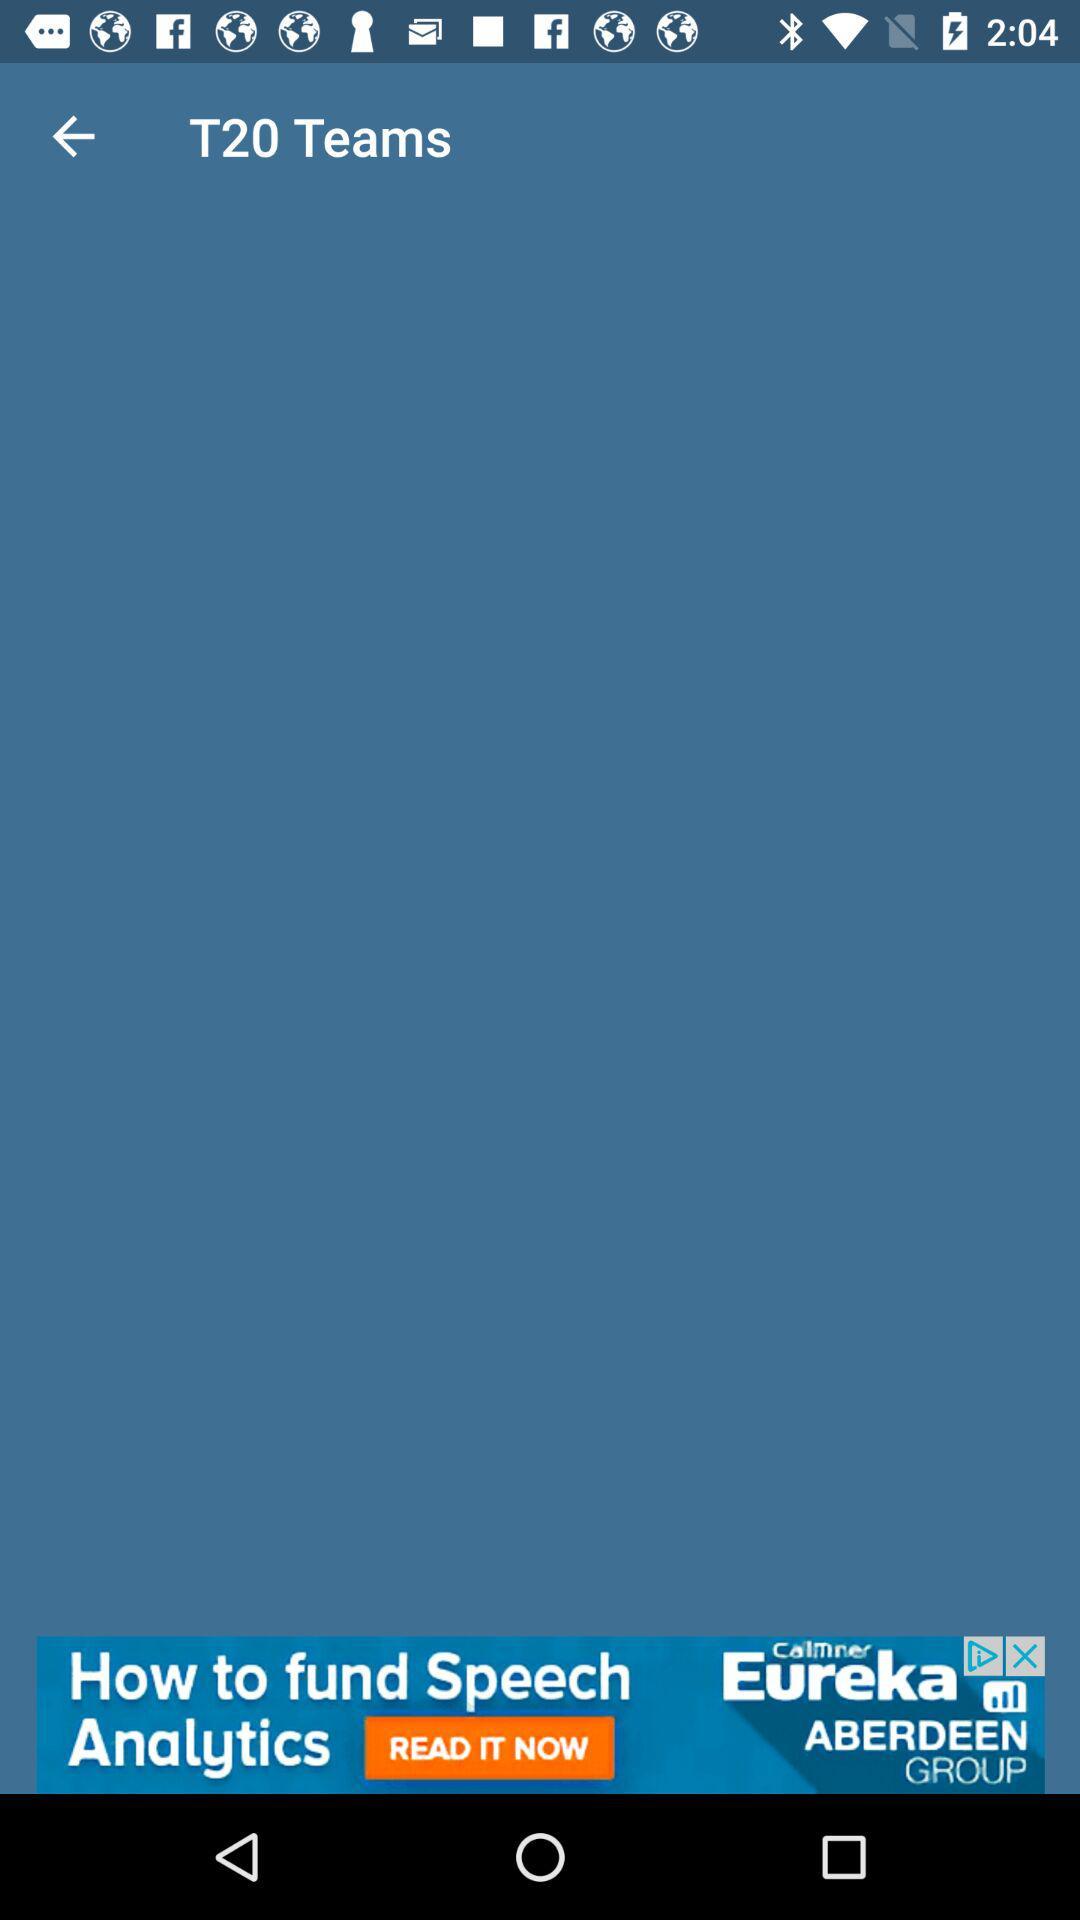  What do you see at coordinates (540, 1714) in the screenshot?
I see `advertisement website` at bounding box center [540, 1714].